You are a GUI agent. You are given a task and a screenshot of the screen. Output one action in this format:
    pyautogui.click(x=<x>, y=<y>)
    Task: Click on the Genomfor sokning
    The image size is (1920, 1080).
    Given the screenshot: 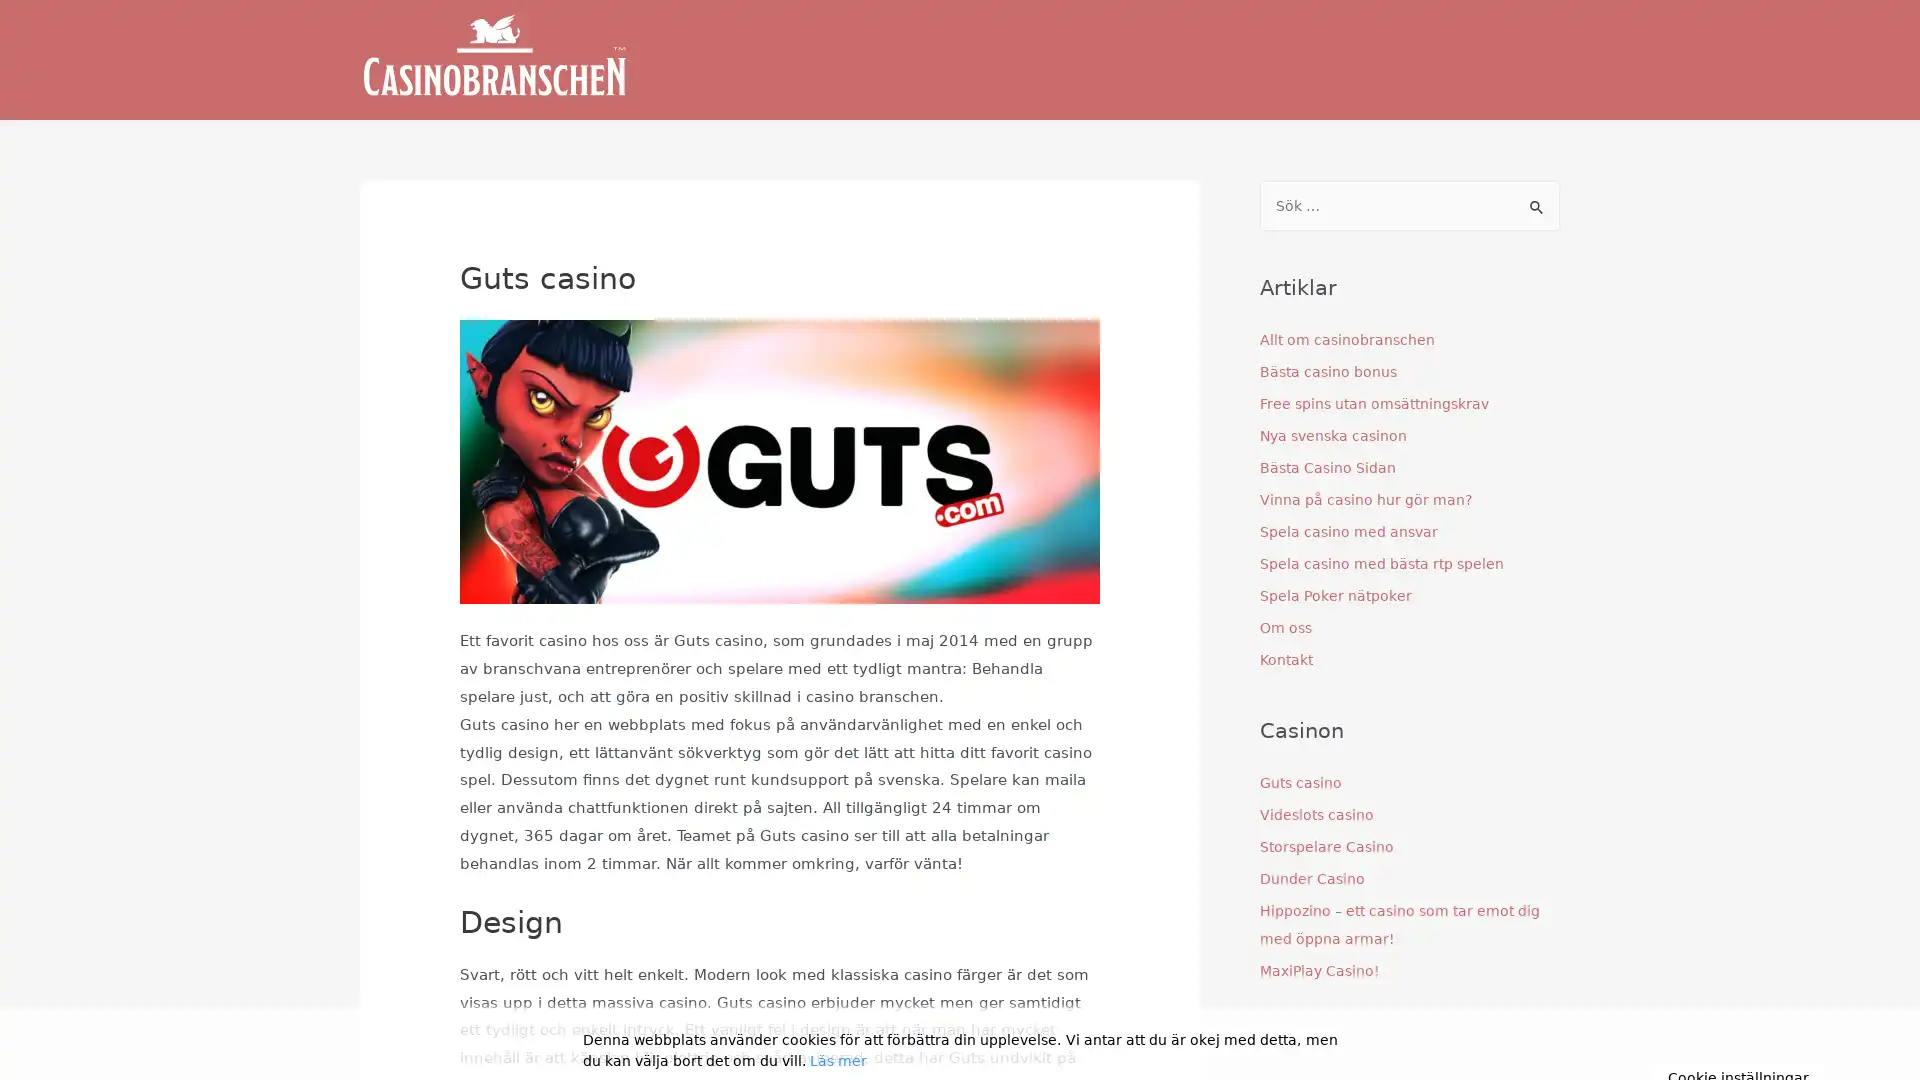 What is the action you would take?
    pyautogui.click(x=1535, y=208)
    